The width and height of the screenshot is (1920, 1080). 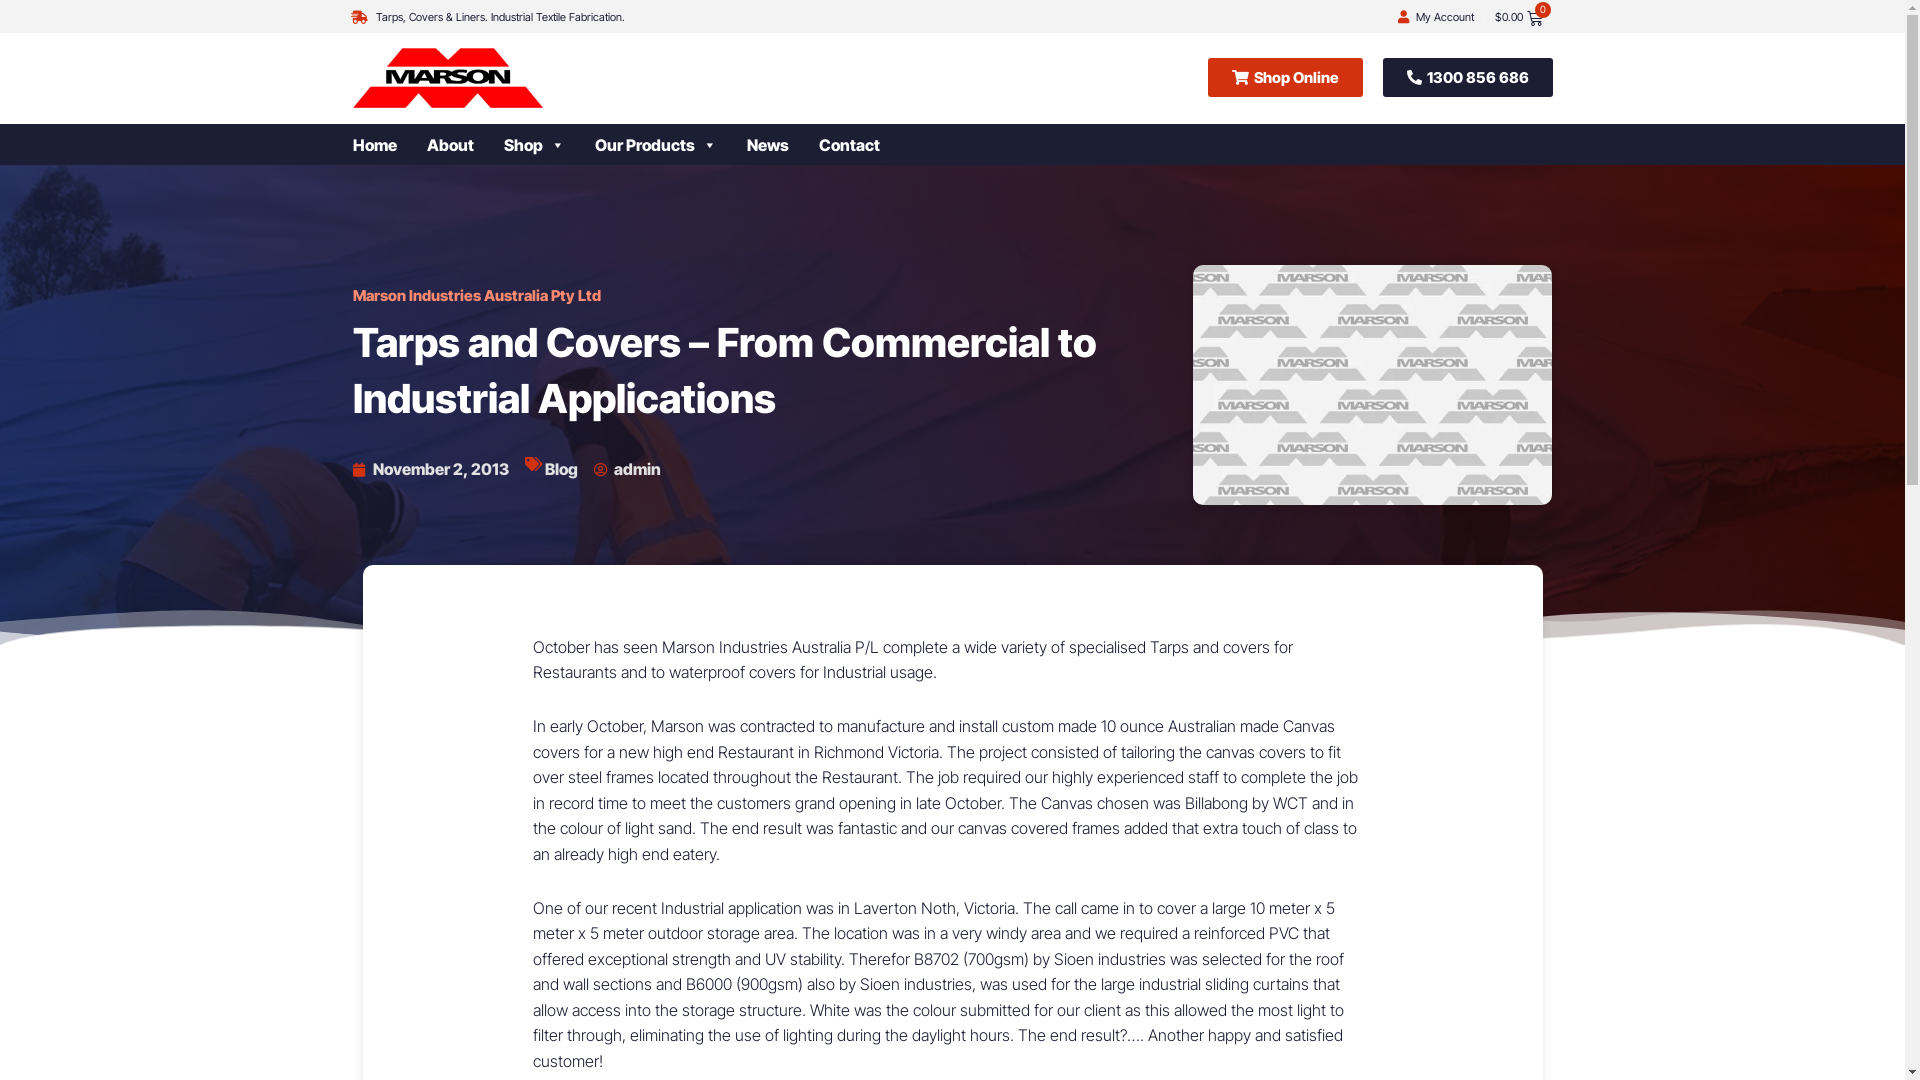 What do you see at coordinates (429, 470) in the screenshot?
I see `'November 2, 2013'` at bounding box center [429, 470].